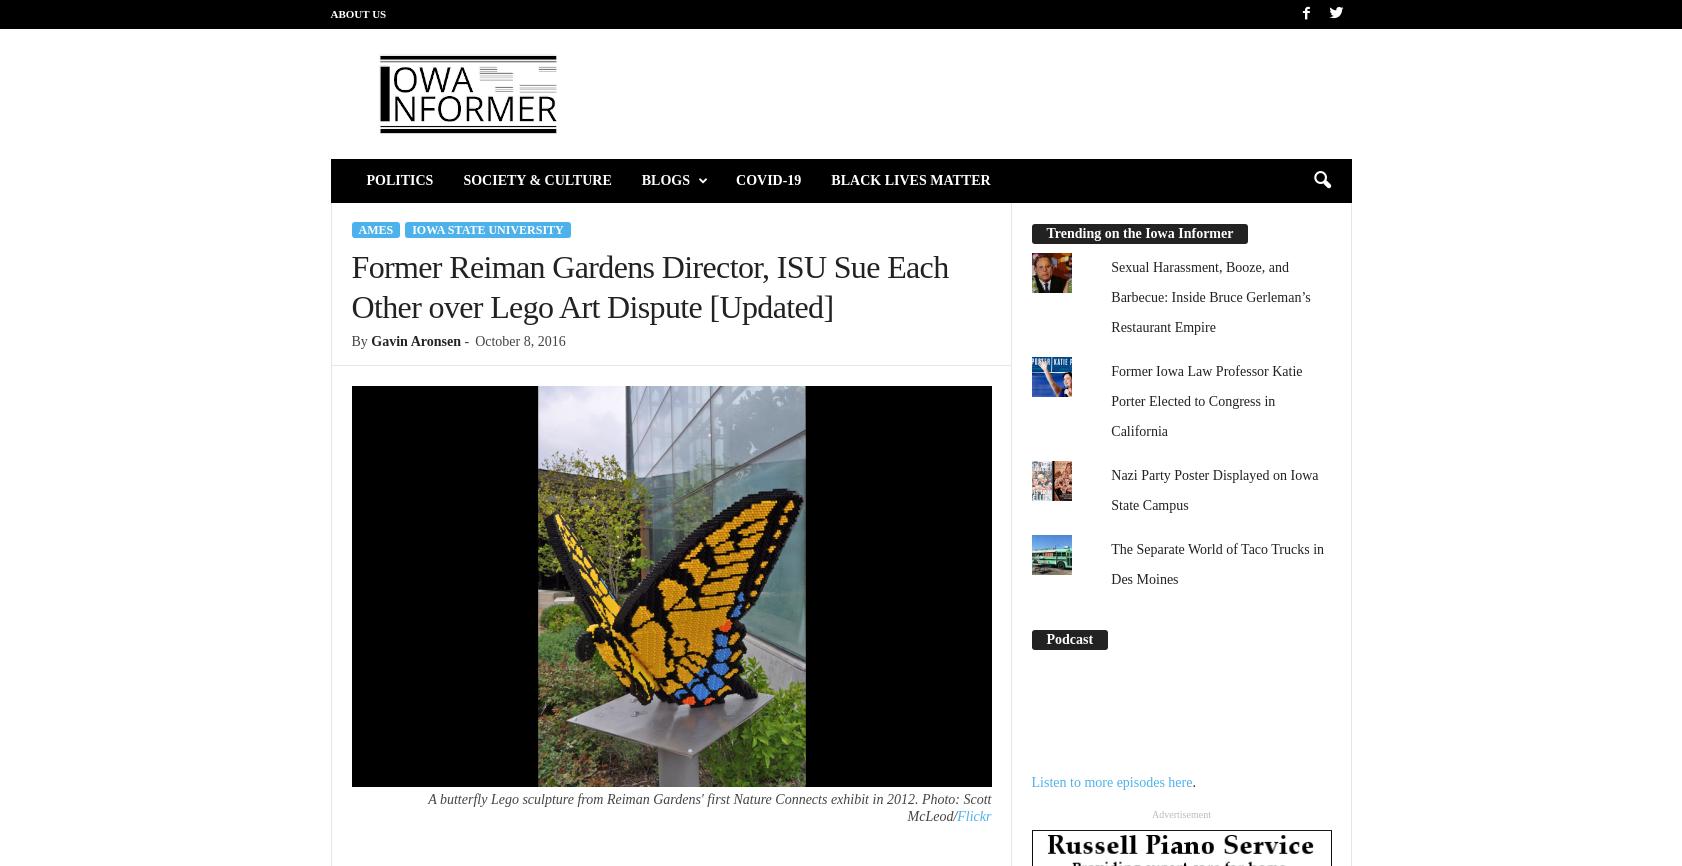 The height and width of the screenshot is (866, 1682). I want to click on 'By', so click(350, 340).